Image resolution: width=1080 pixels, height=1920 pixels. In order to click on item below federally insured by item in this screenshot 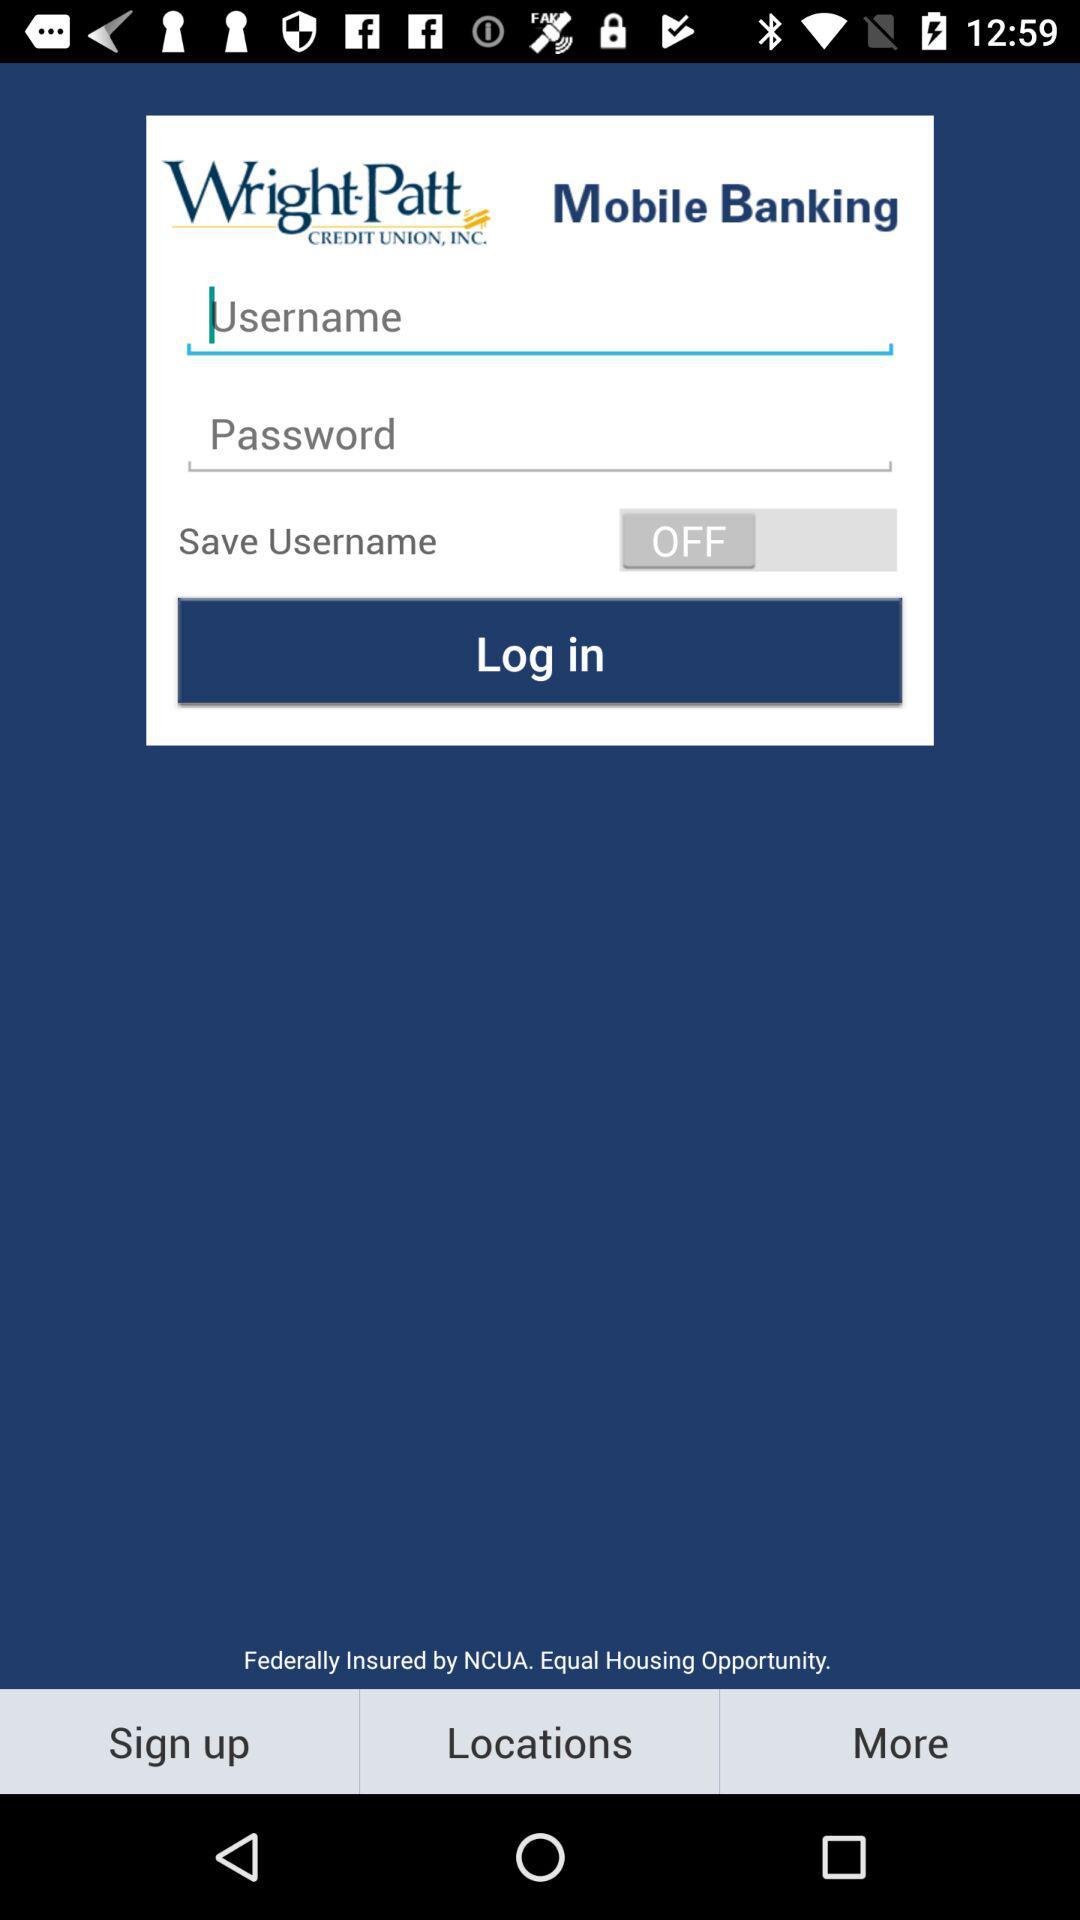, I will do `click(898, 1740)`.